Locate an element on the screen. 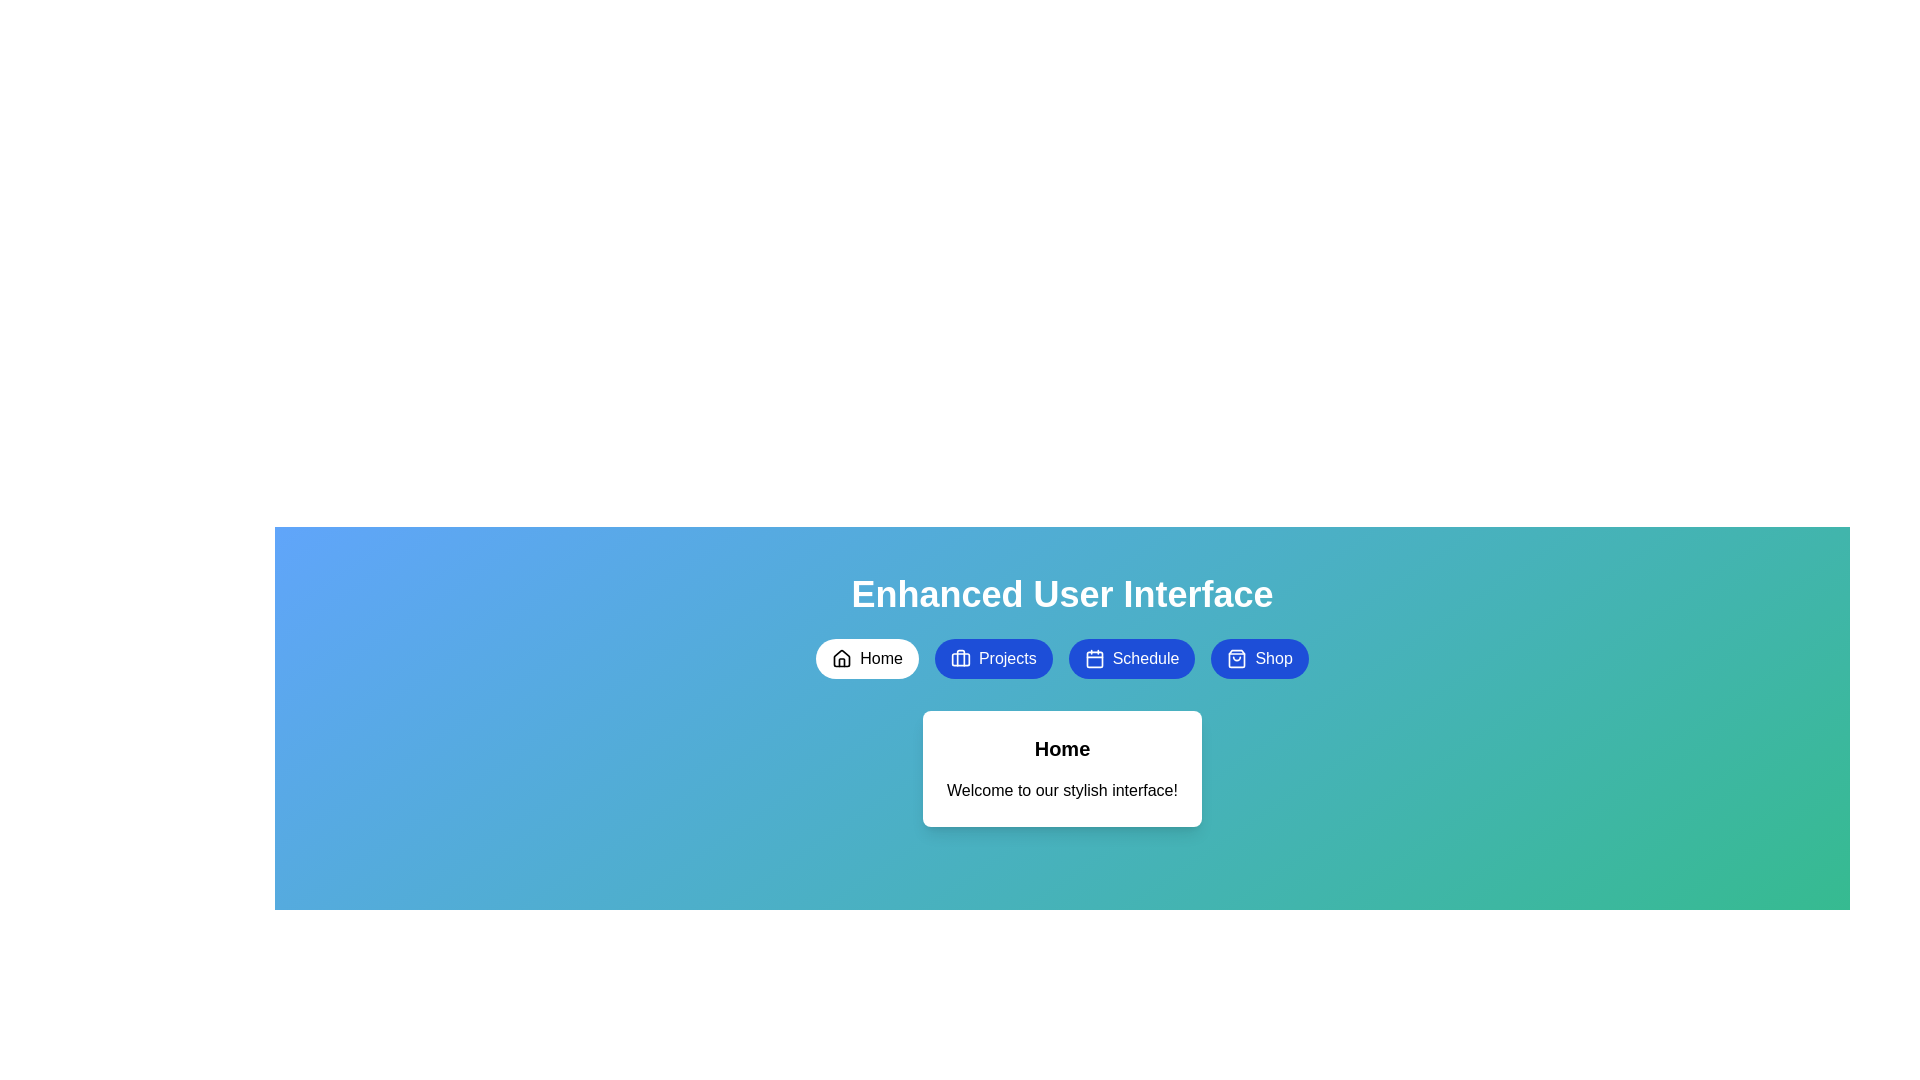 The height and width of the screenshot is (1080, 1920). the Shop button to switch to the corresponding tab is located at coordinates (1259, 659).